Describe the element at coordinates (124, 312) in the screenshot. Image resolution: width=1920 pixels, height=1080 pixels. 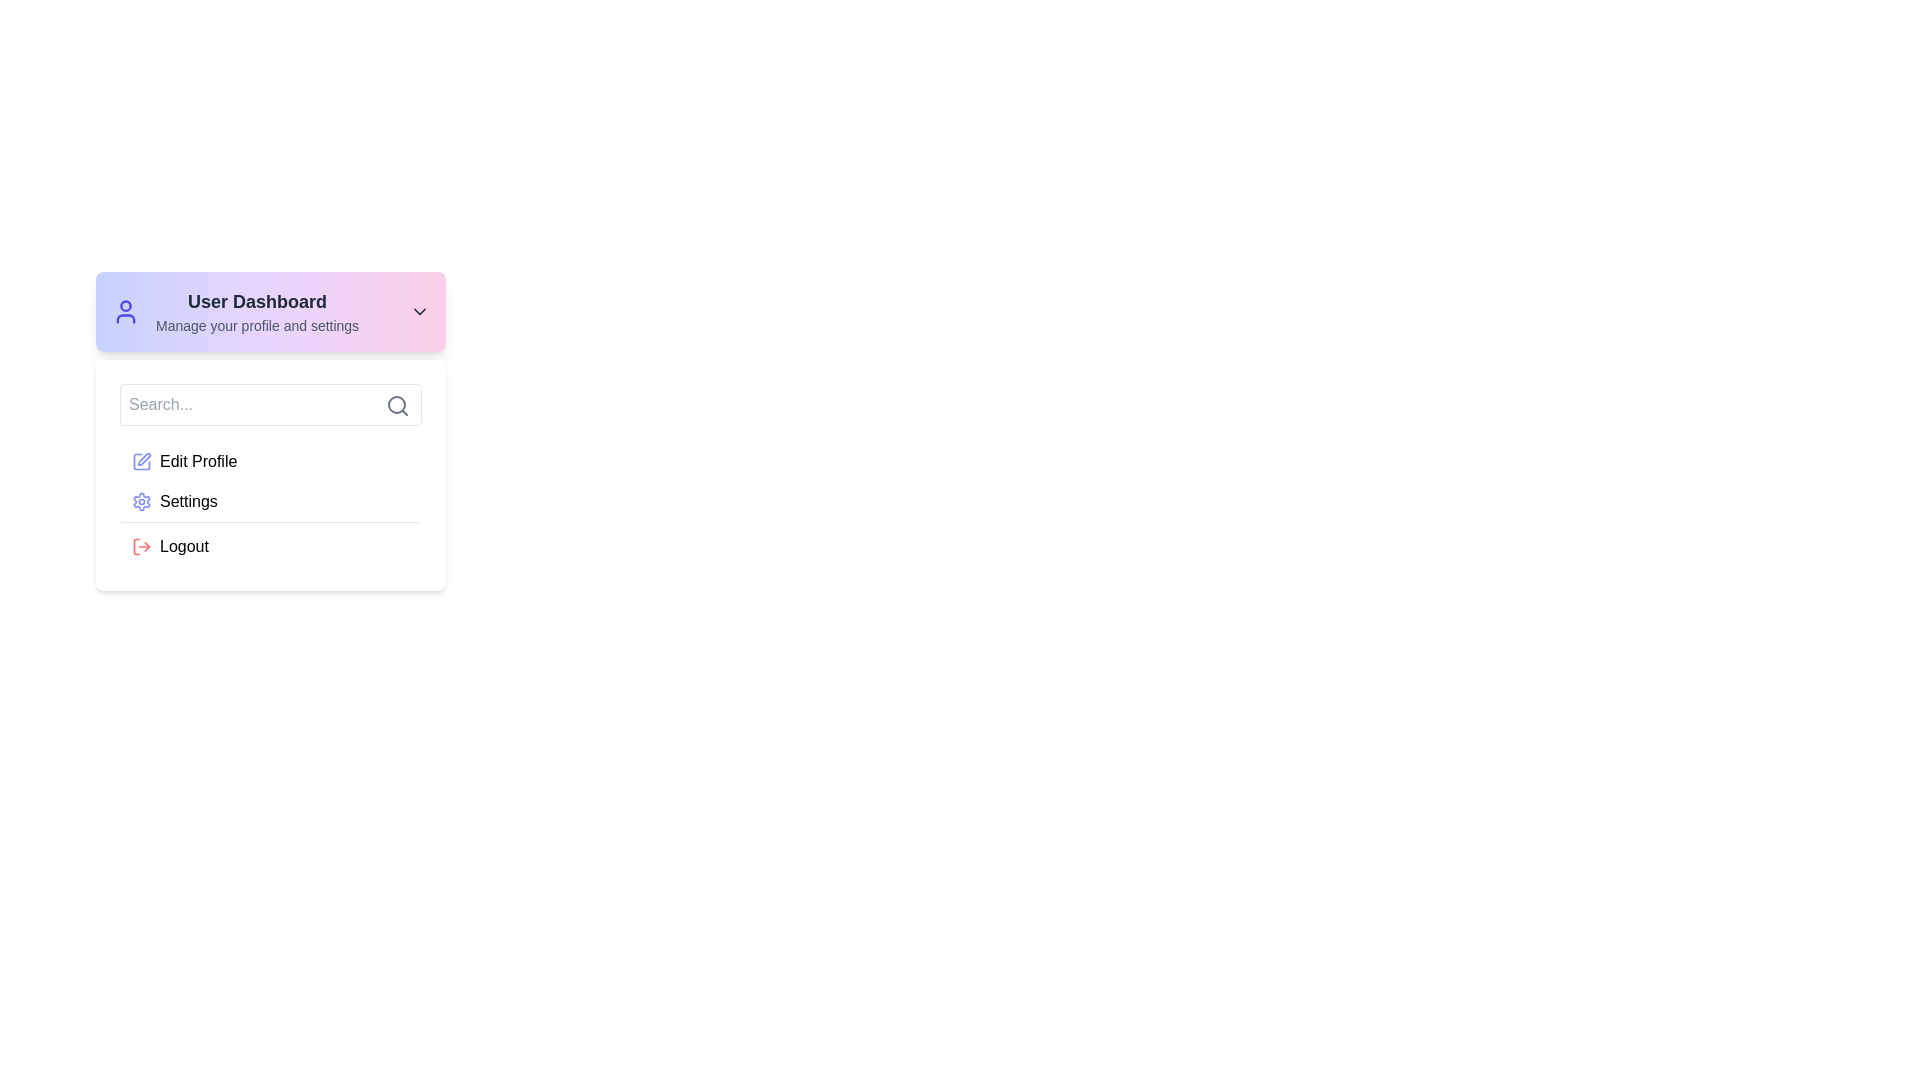
I see `the outlined user profile icon, which is a blue circular head and shoulders depiction, located to the left of the 'User Dashboard' text in the gradient-colored header` at that location.